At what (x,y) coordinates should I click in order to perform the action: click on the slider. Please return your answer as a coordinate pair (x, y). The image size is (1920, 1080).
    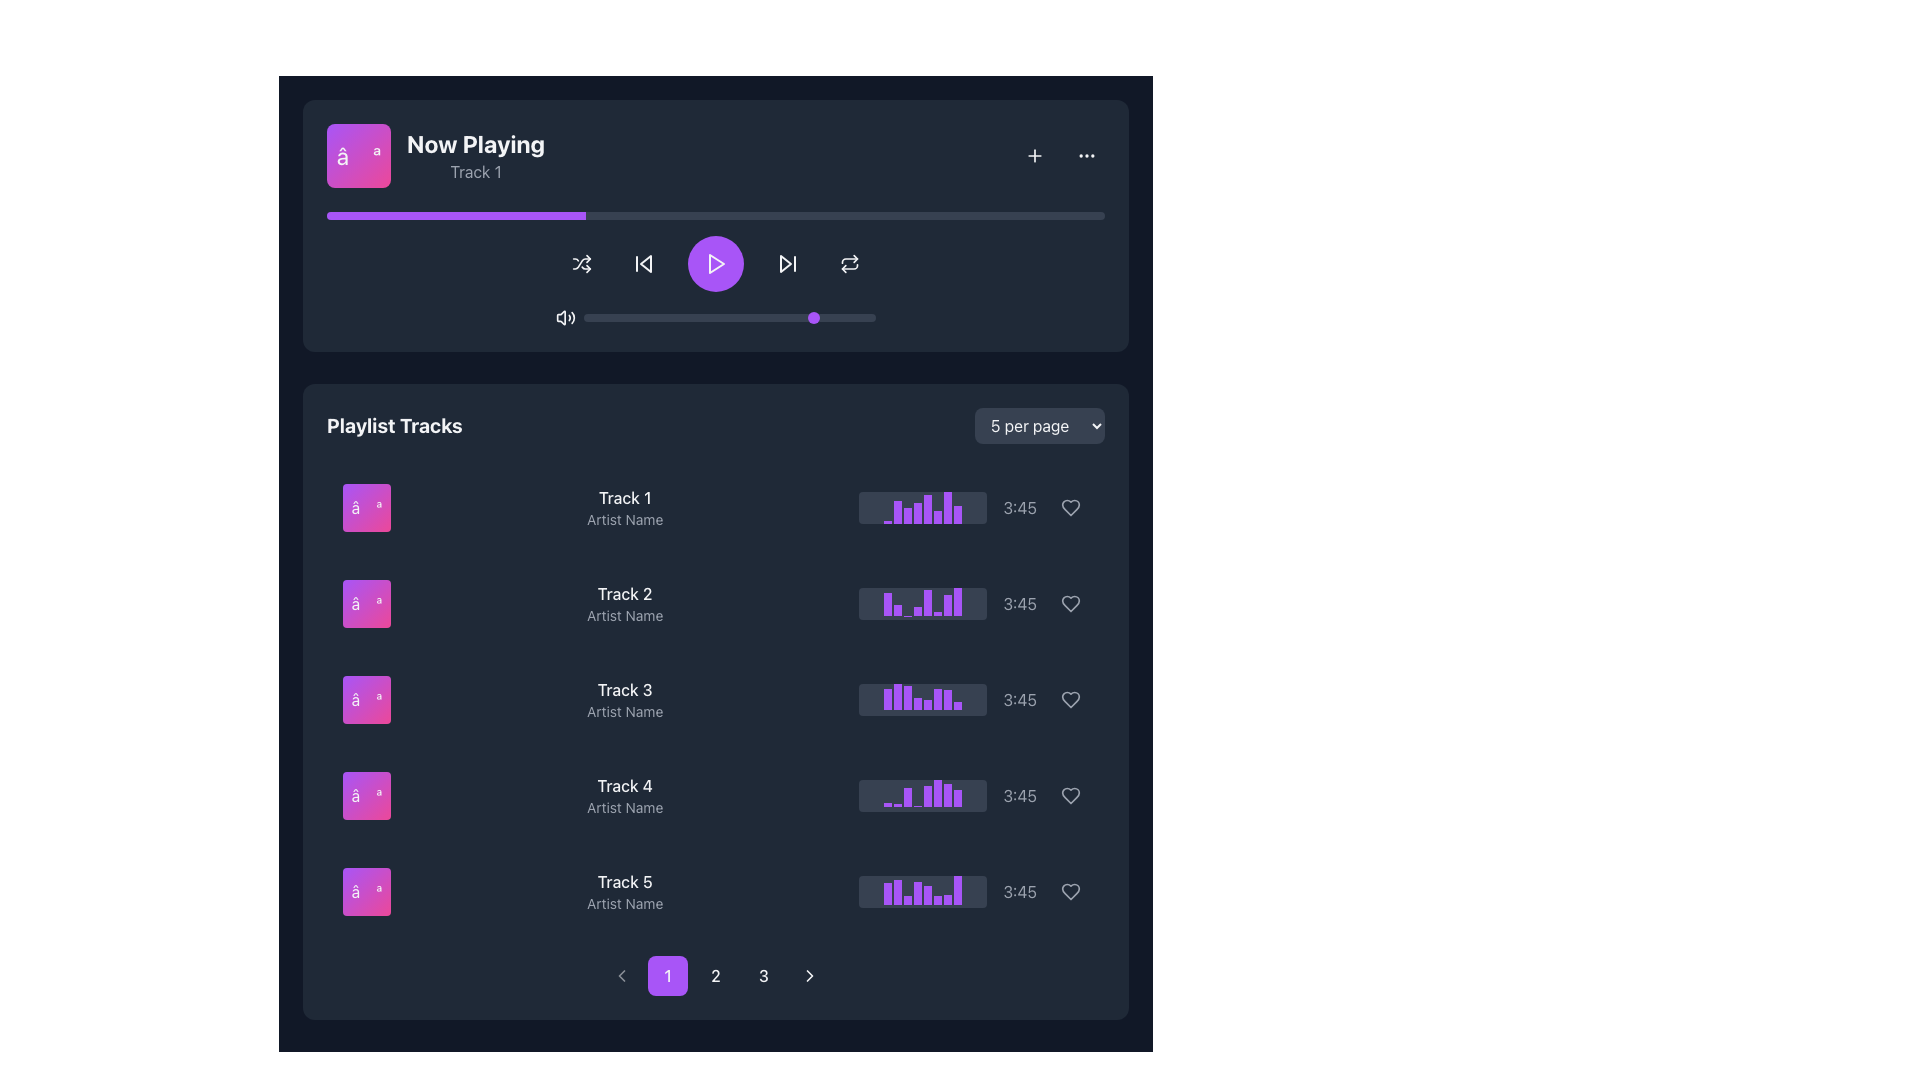
    Looking at the image, I should click on (778, 316).